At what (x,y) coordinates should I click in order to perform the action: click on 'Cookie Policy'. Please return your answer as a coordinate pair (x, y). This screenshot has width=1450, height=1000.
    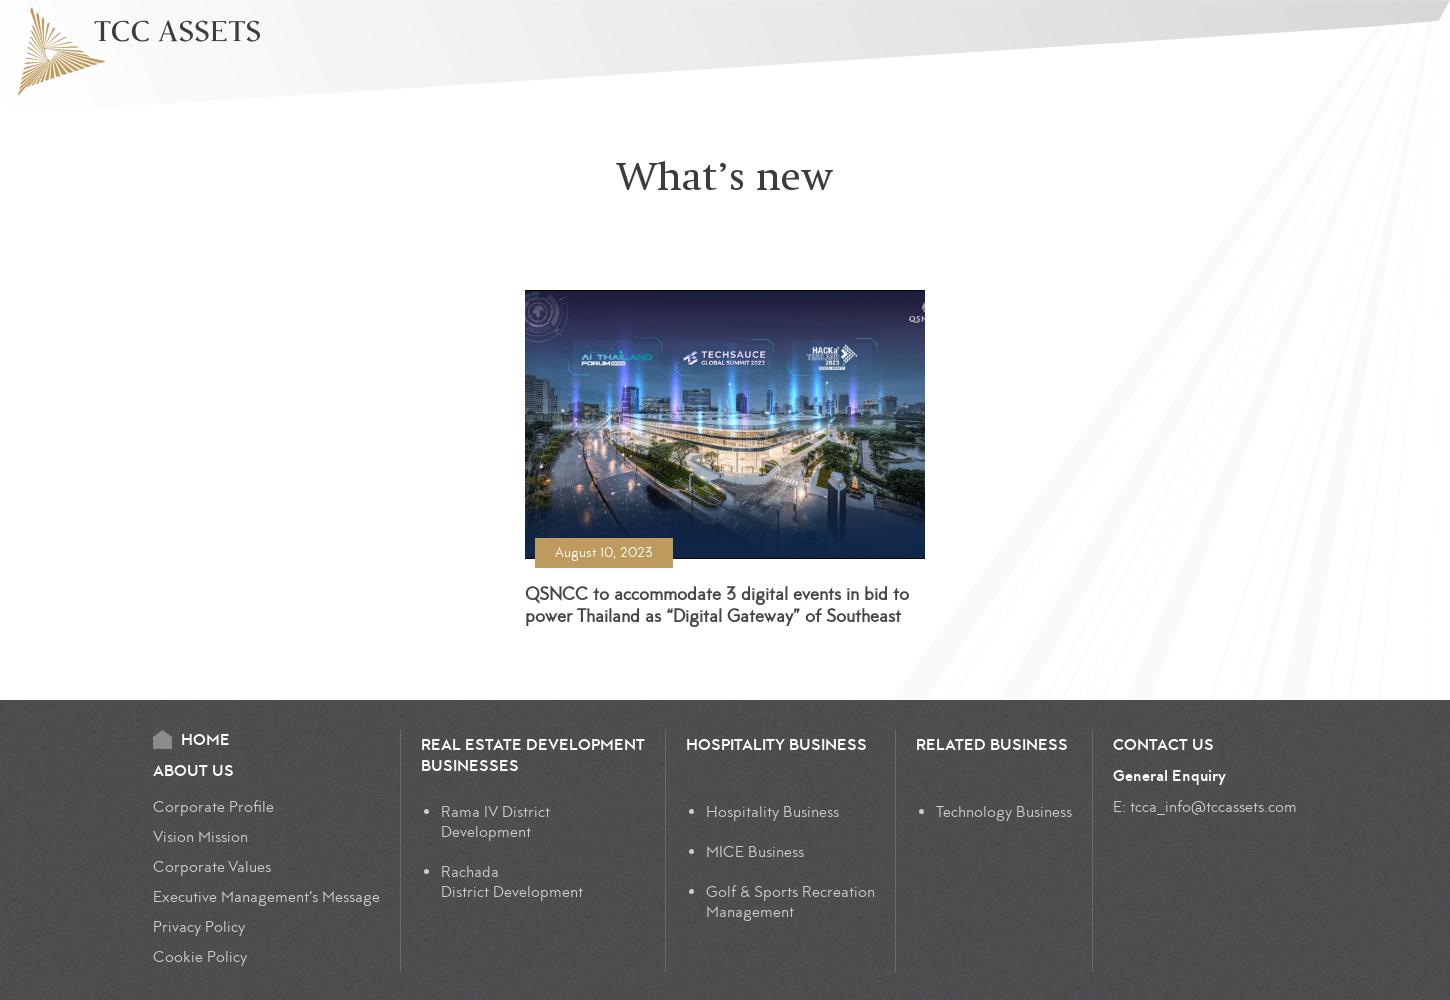
    Looking at the image, I should click on (198, 956).